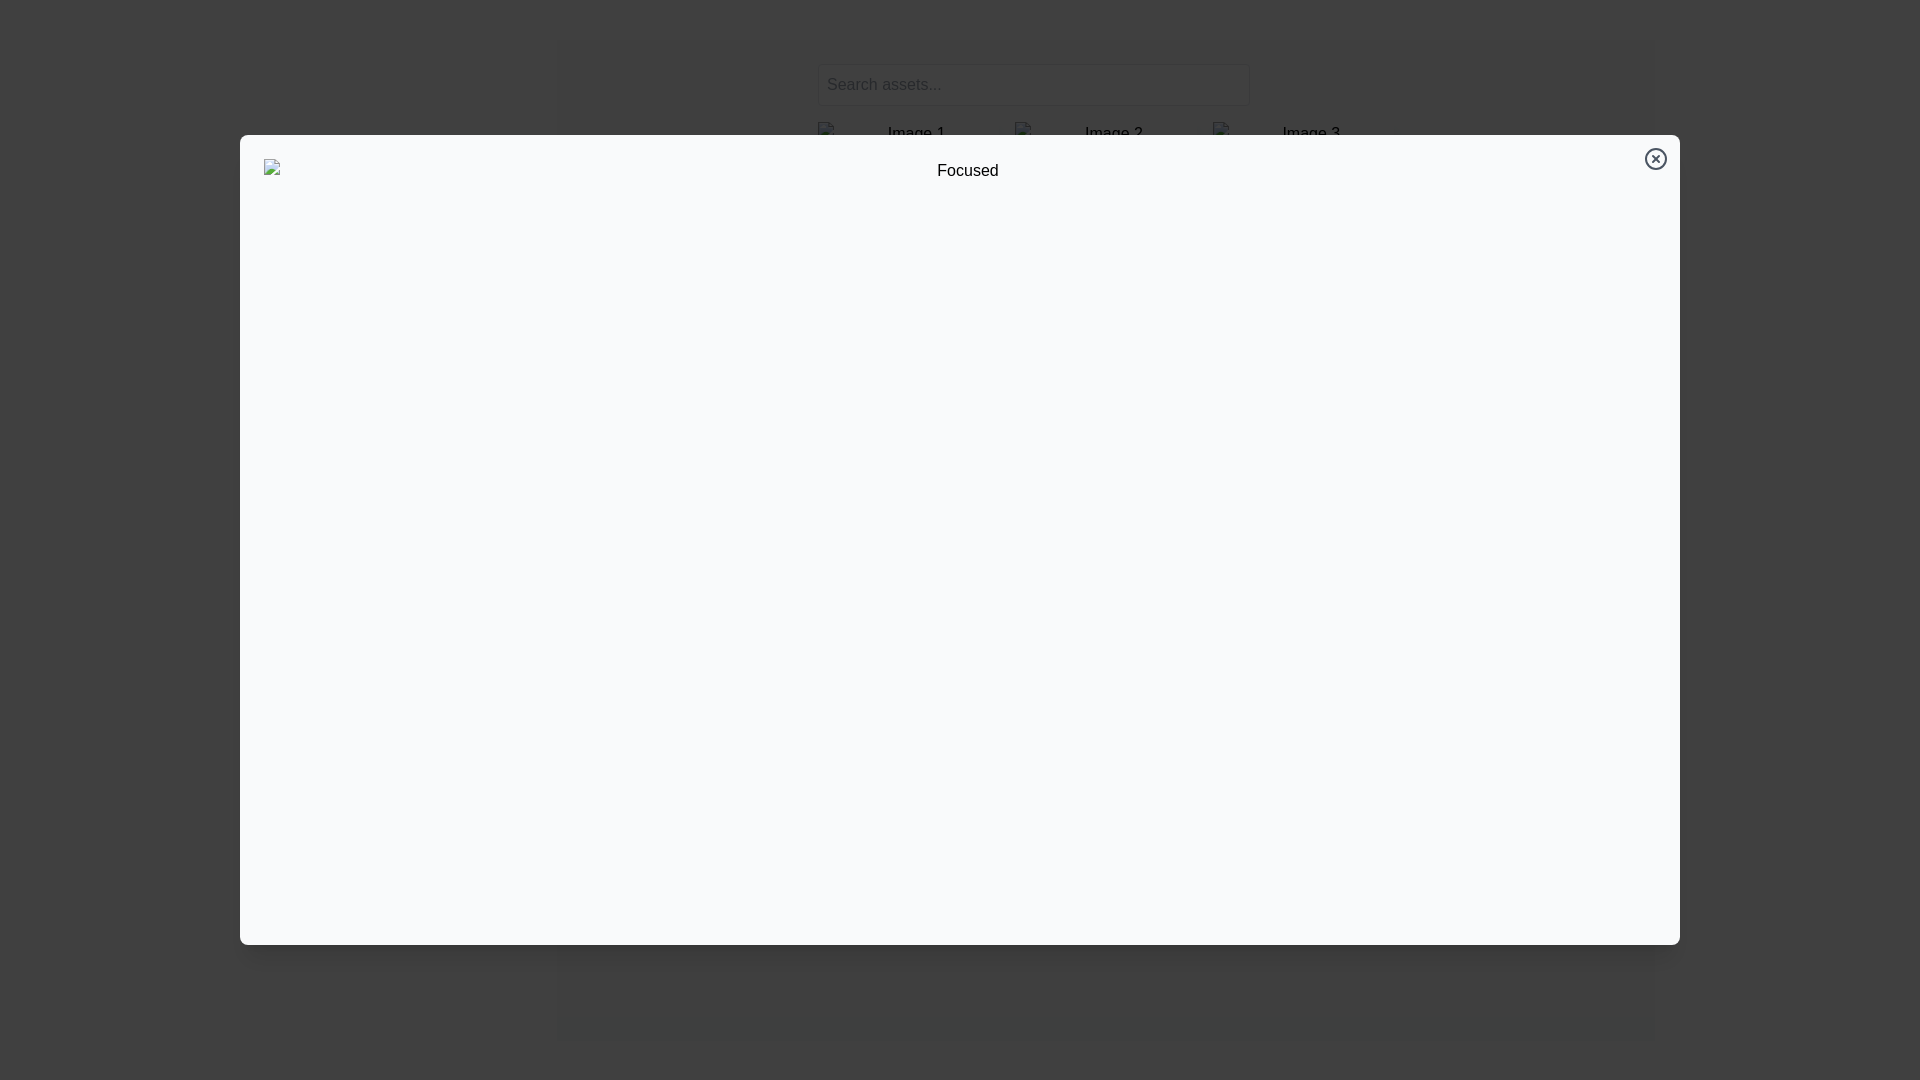 This screenshot has width=1920, height=1080. I want to click on the thumbnail labeled 'Image 2', which is the second item in the first row of a grid layout, so click(1104, 134).